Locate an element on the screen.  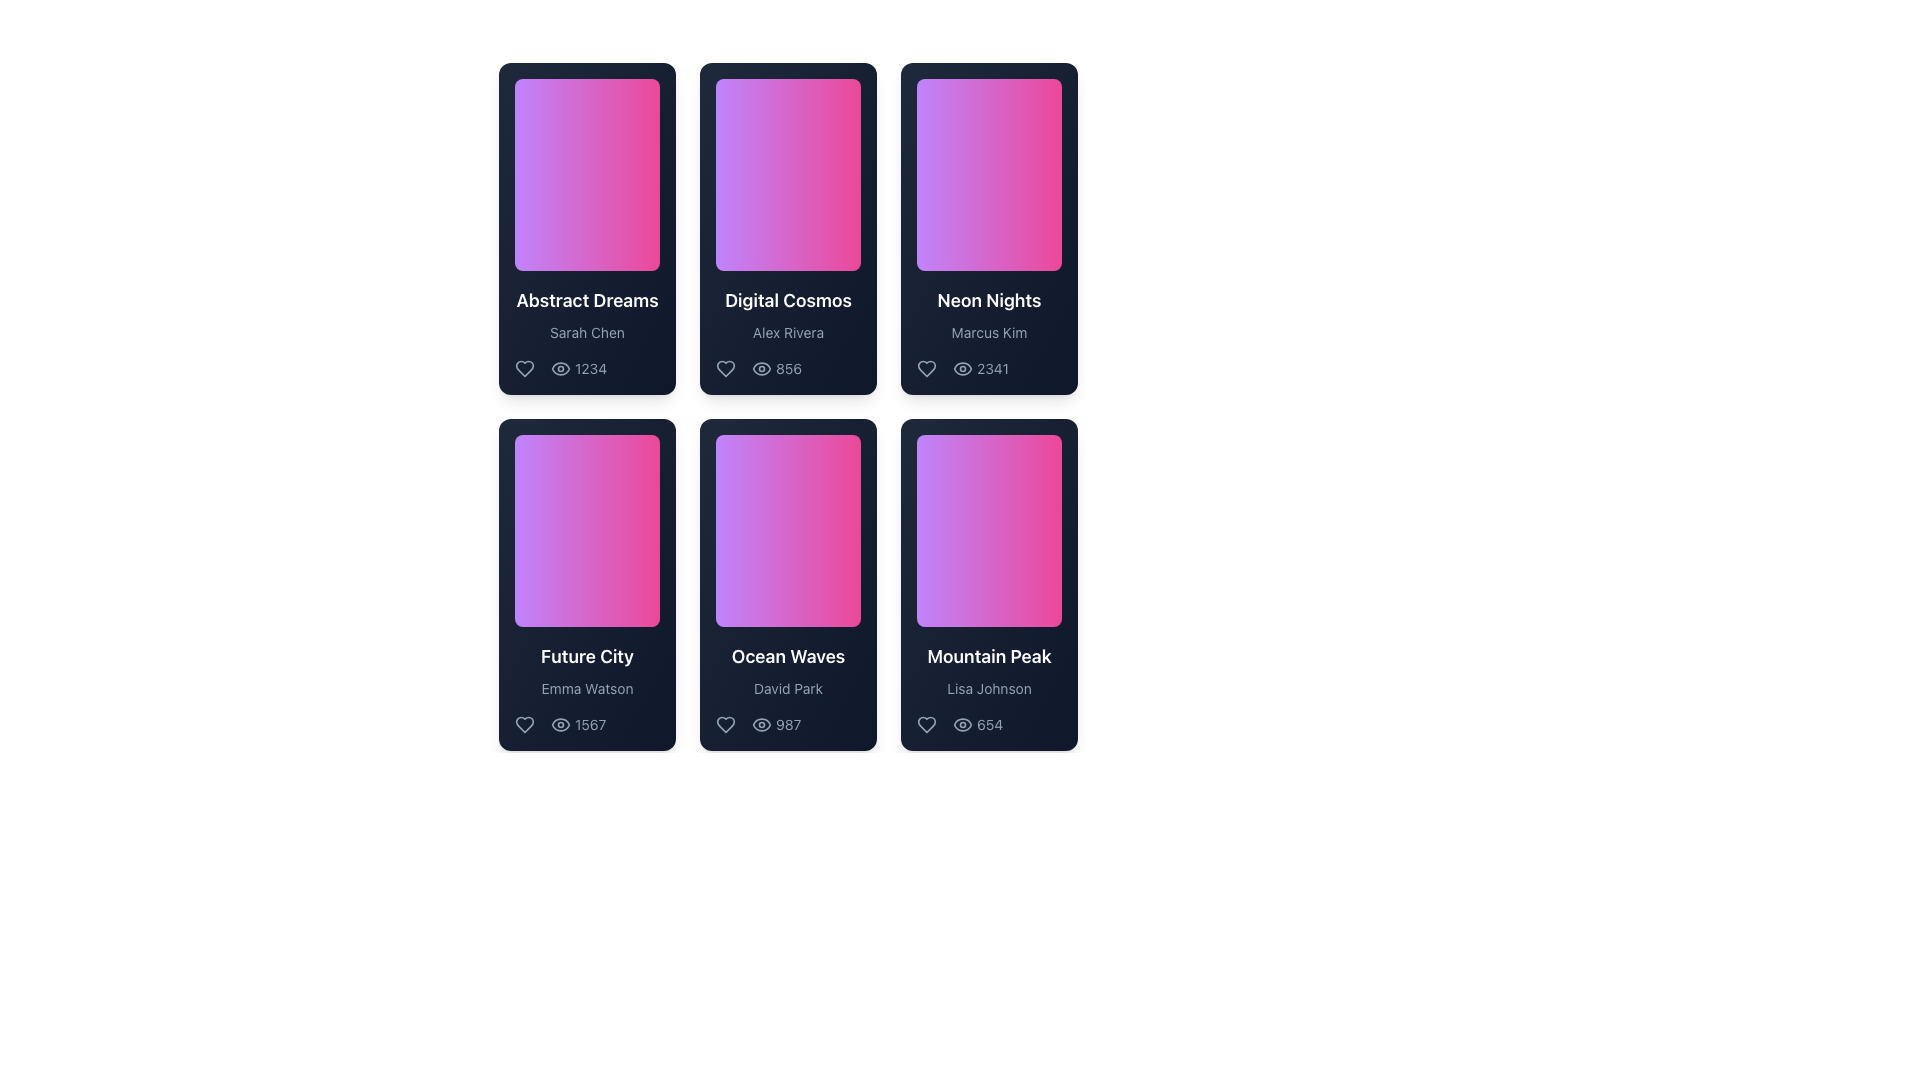
the first Information card located in the middle row of a three-column grid layout is located at coordinates (586, 585).